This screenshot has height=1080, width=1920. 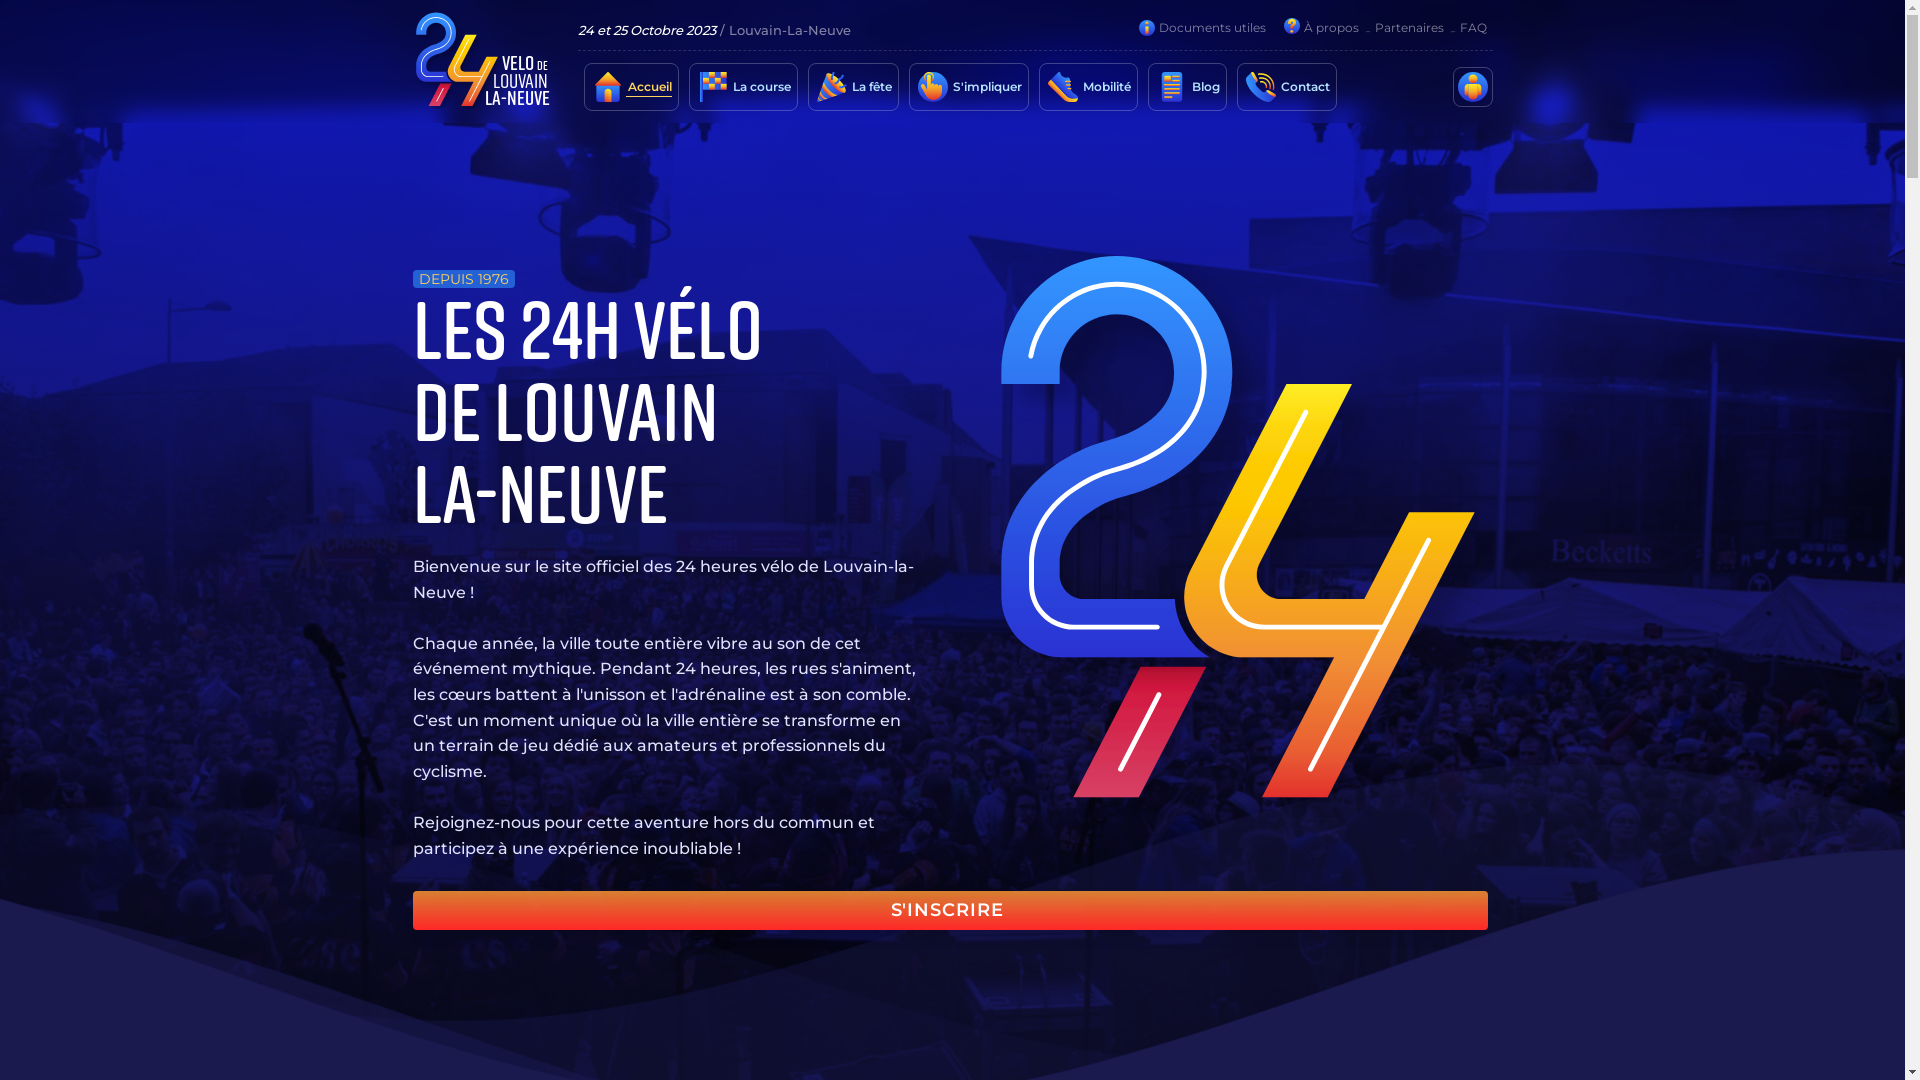 What do you see at coordinates (985, 86) in the screenshot?
I see `'S'impliquer'` at bounding box center [985, 86].